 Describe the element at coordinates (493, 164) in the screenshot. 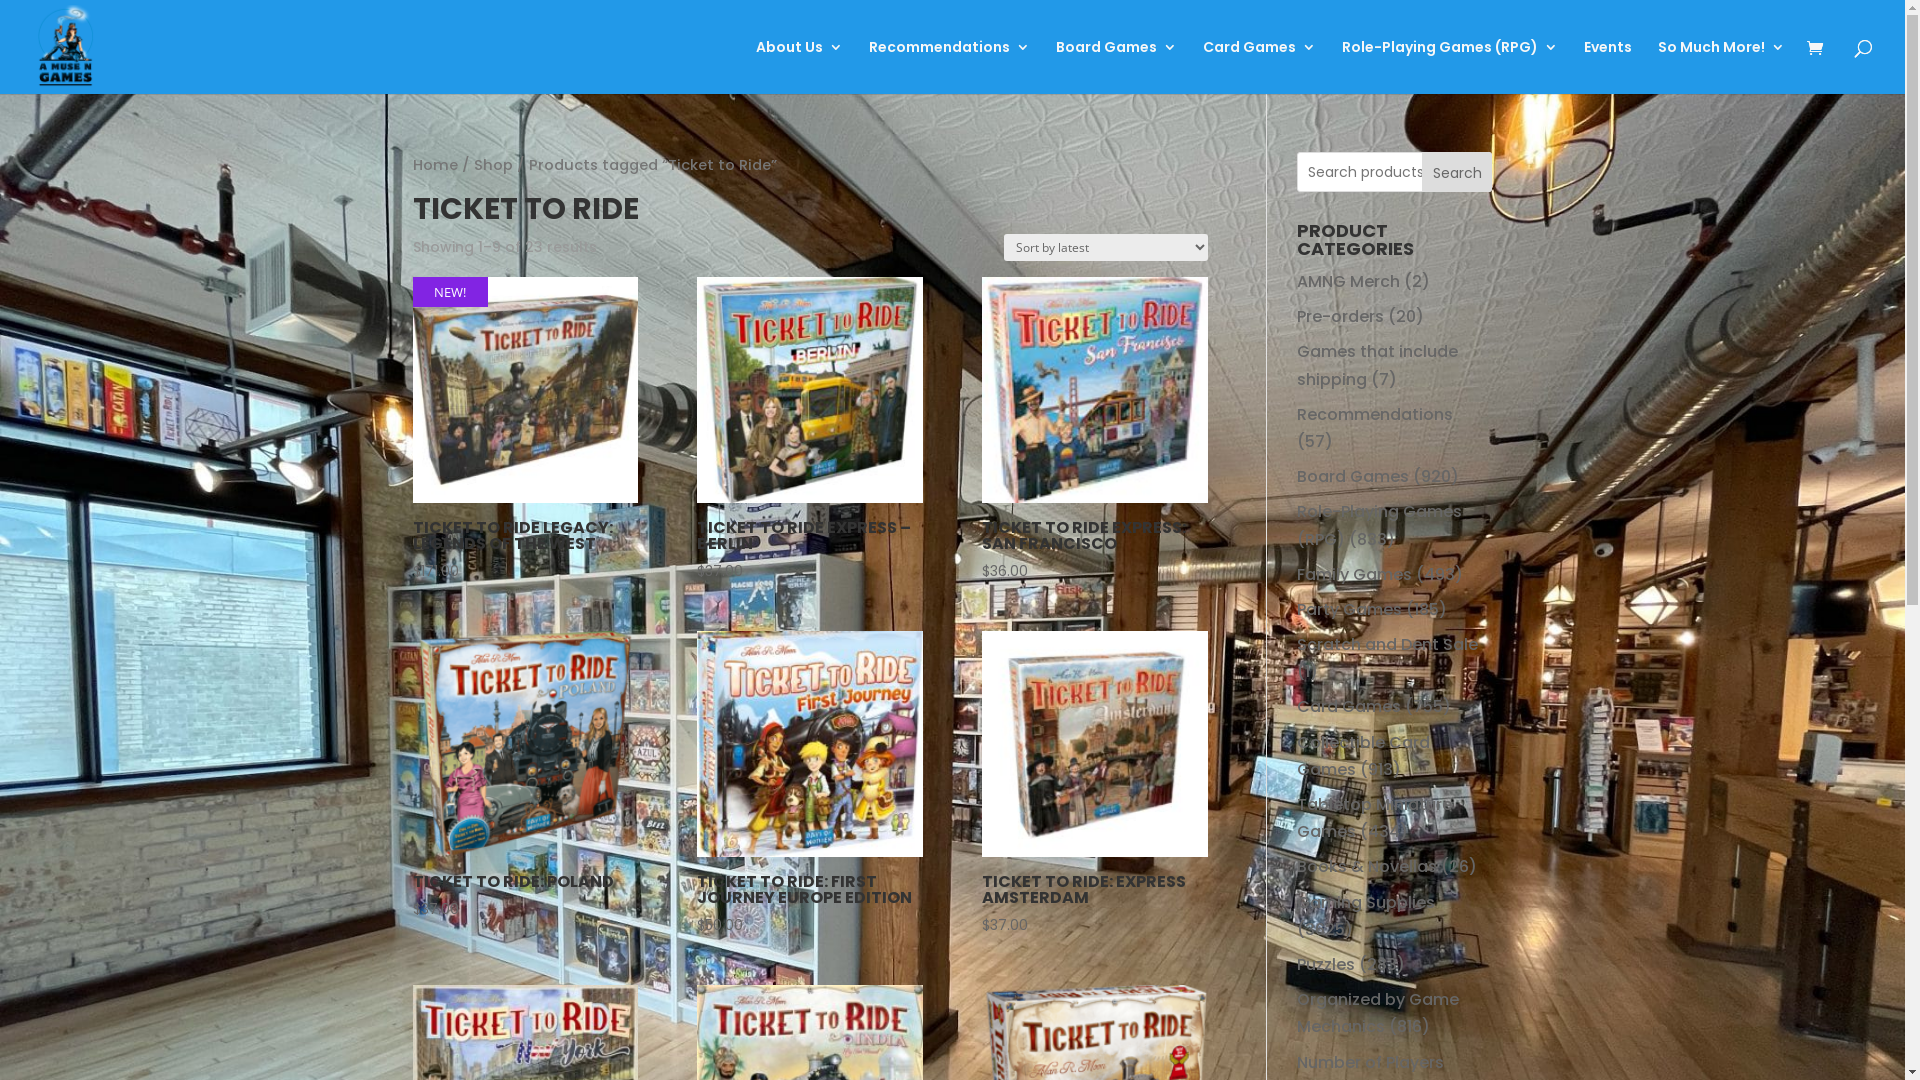

I see `'Shop'` at that location.